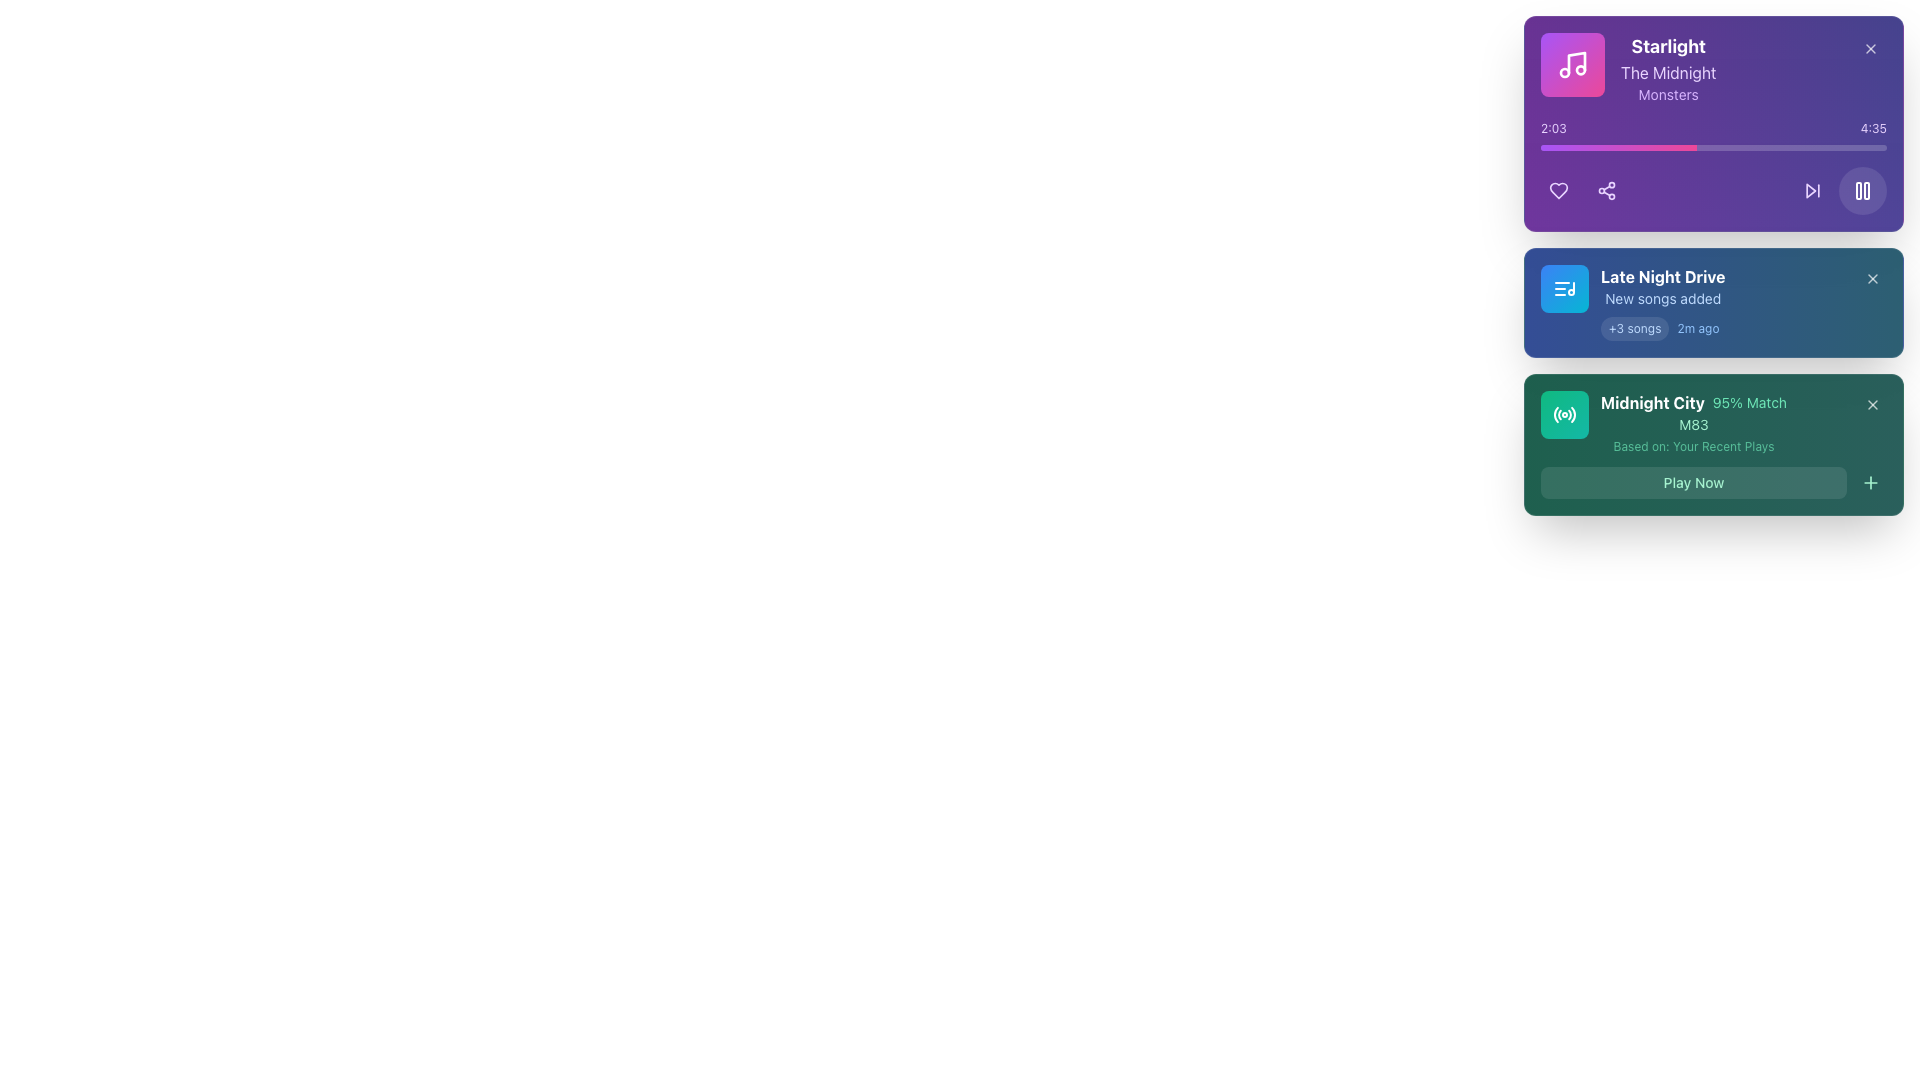 The height and width of the screenshot is (1080, 1920). I want to click on playback progress, so click(1557, 146).